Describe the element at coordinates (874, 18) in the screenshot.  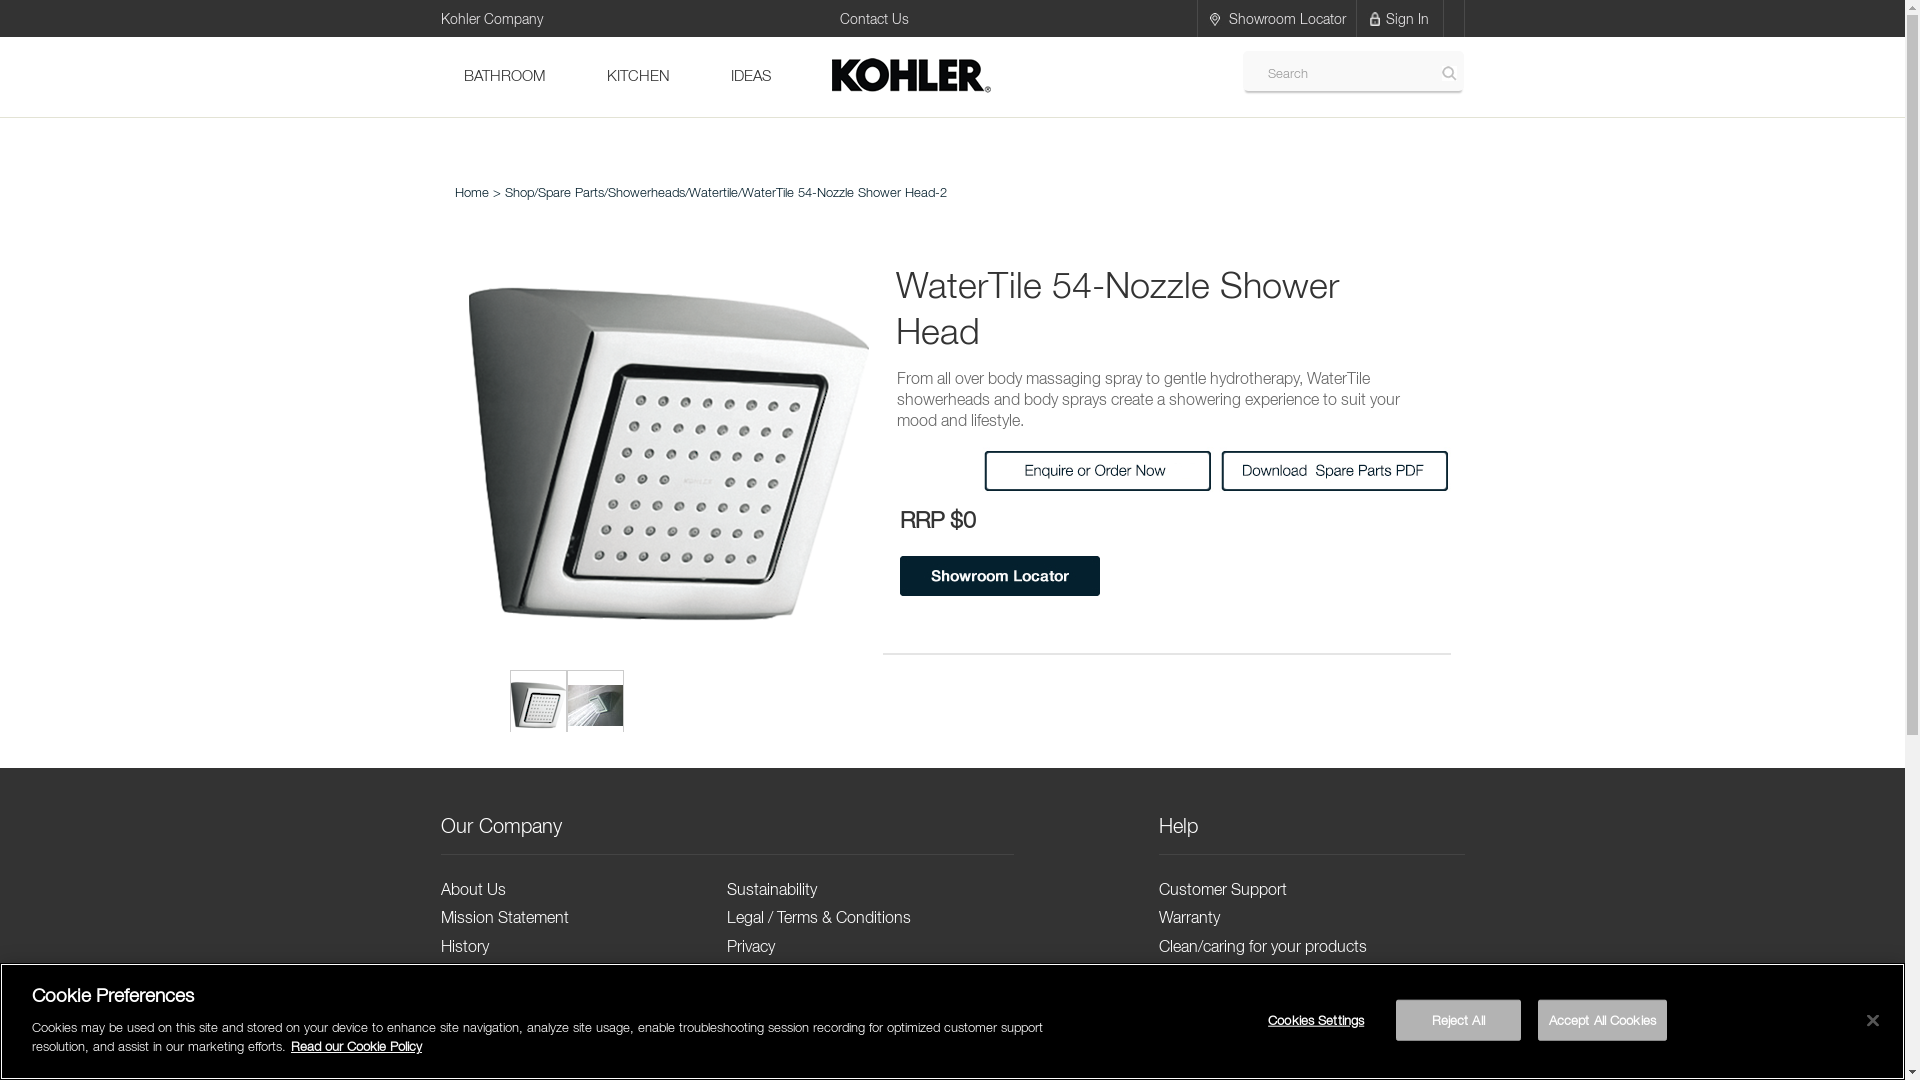
I see `'Contact Us'` at that location.